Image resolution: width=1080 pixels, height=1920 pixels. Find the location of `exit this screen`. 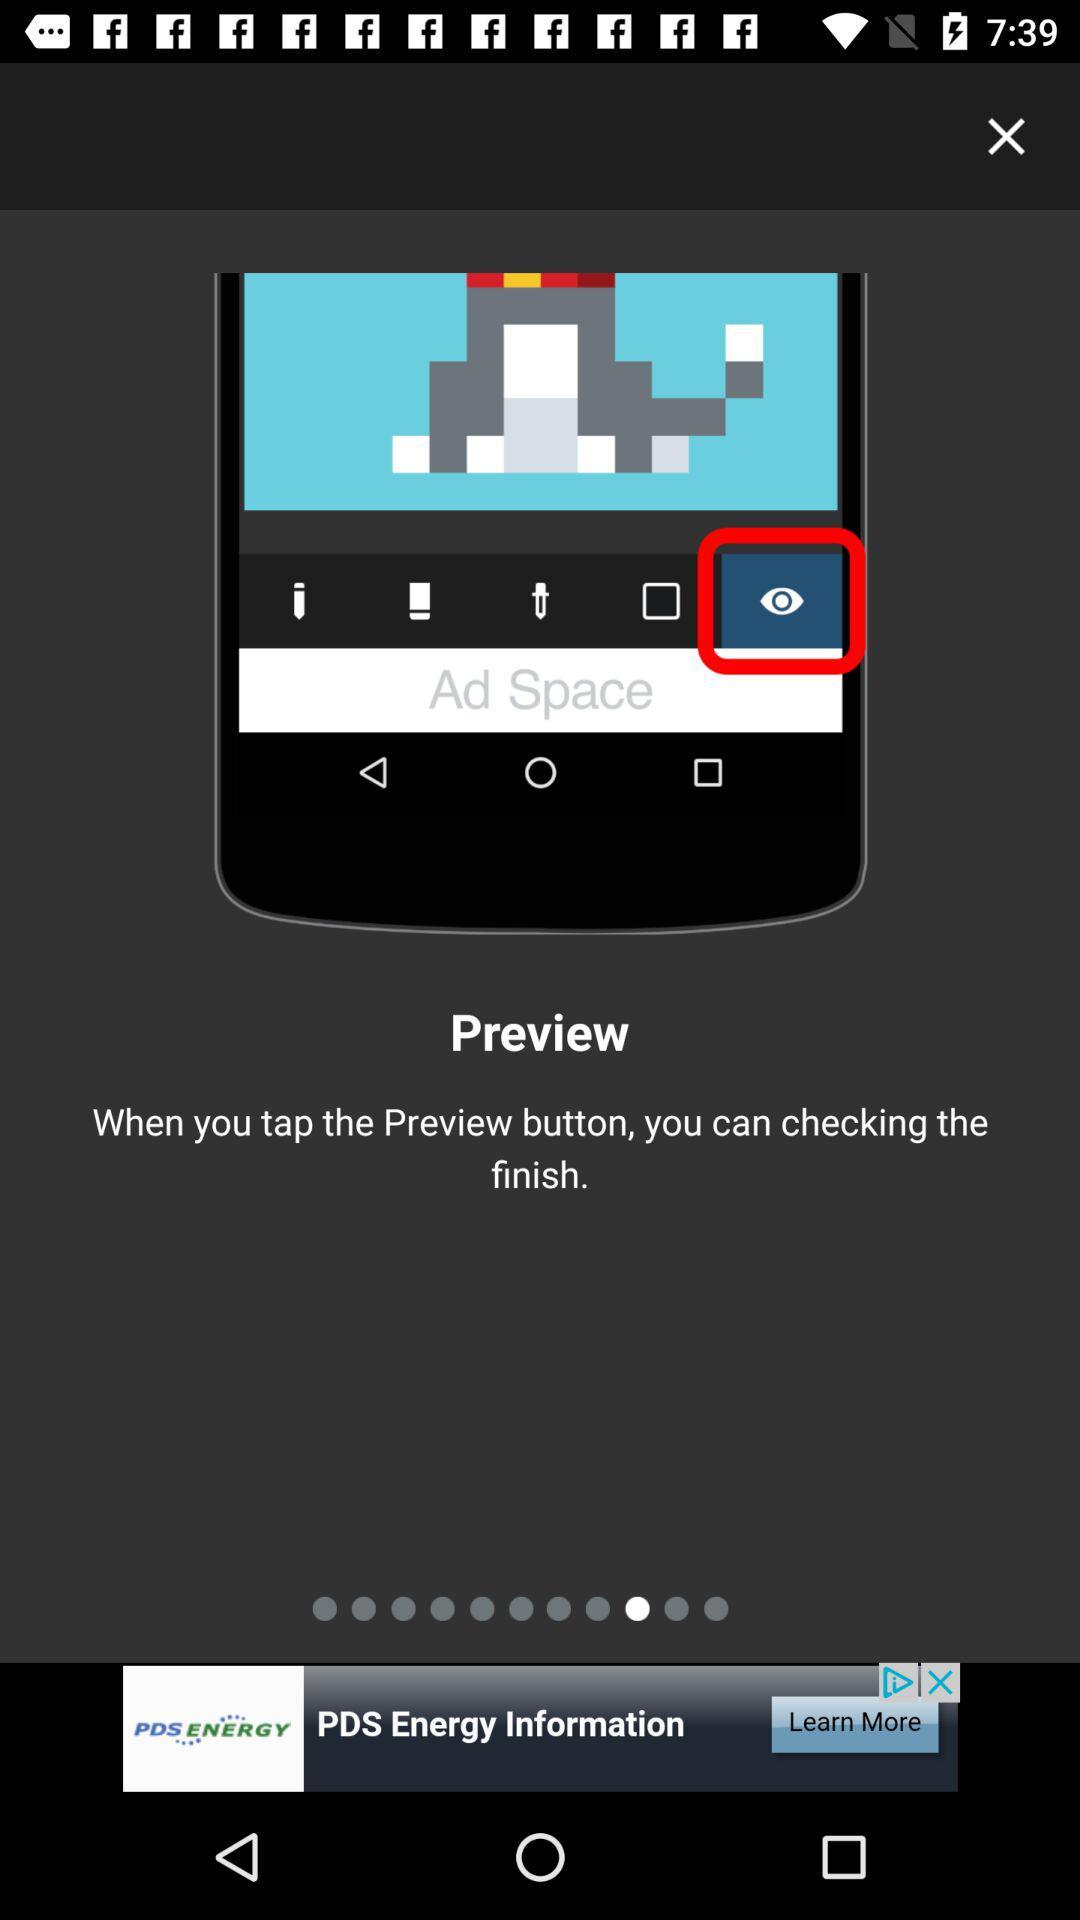

exit this screen is located at coordinates (1006, 135).